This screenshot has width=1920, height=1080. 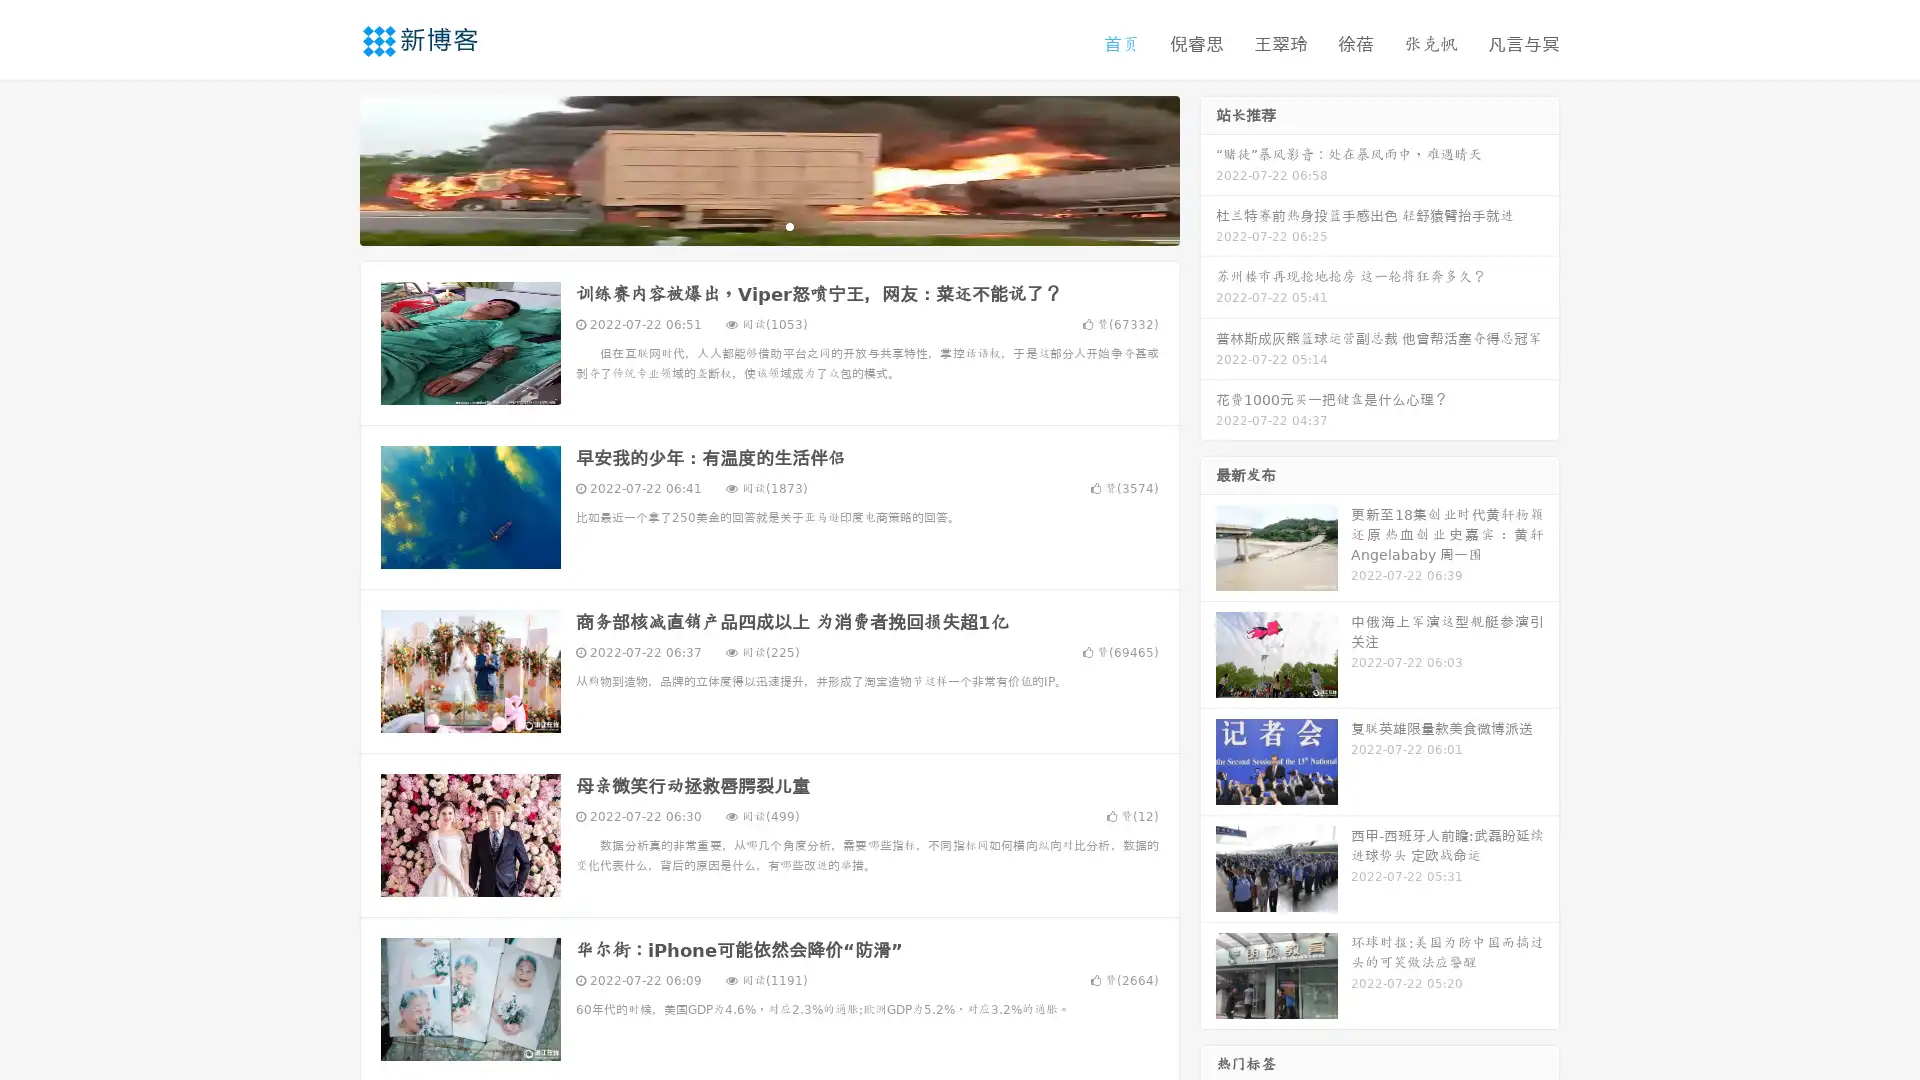 What do you see at coordinates (789, 225) in the screenshot?
I see `Go to slide 3` at bounding box center [789, 225].